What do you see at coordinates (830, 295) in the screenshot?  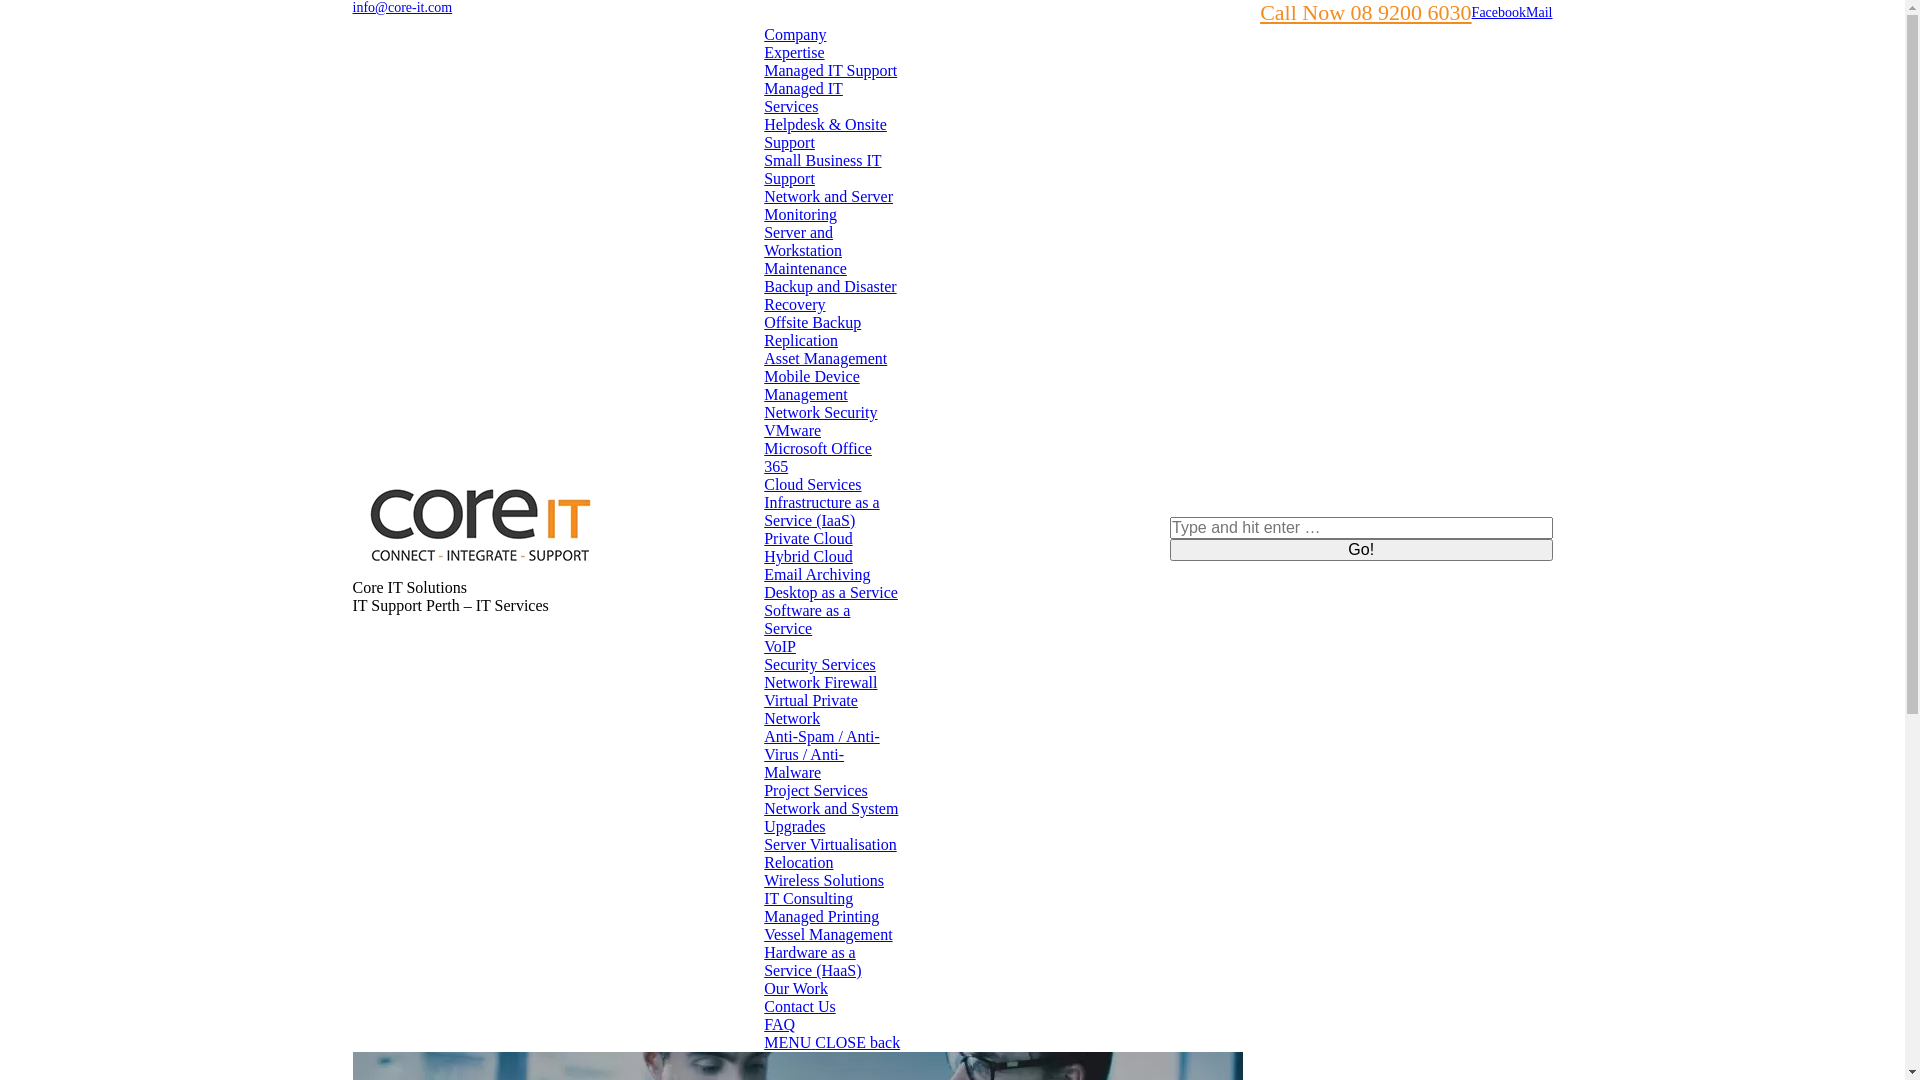 I see `'Backup and Disaster Recovery'` at bounding box center [830, 295].